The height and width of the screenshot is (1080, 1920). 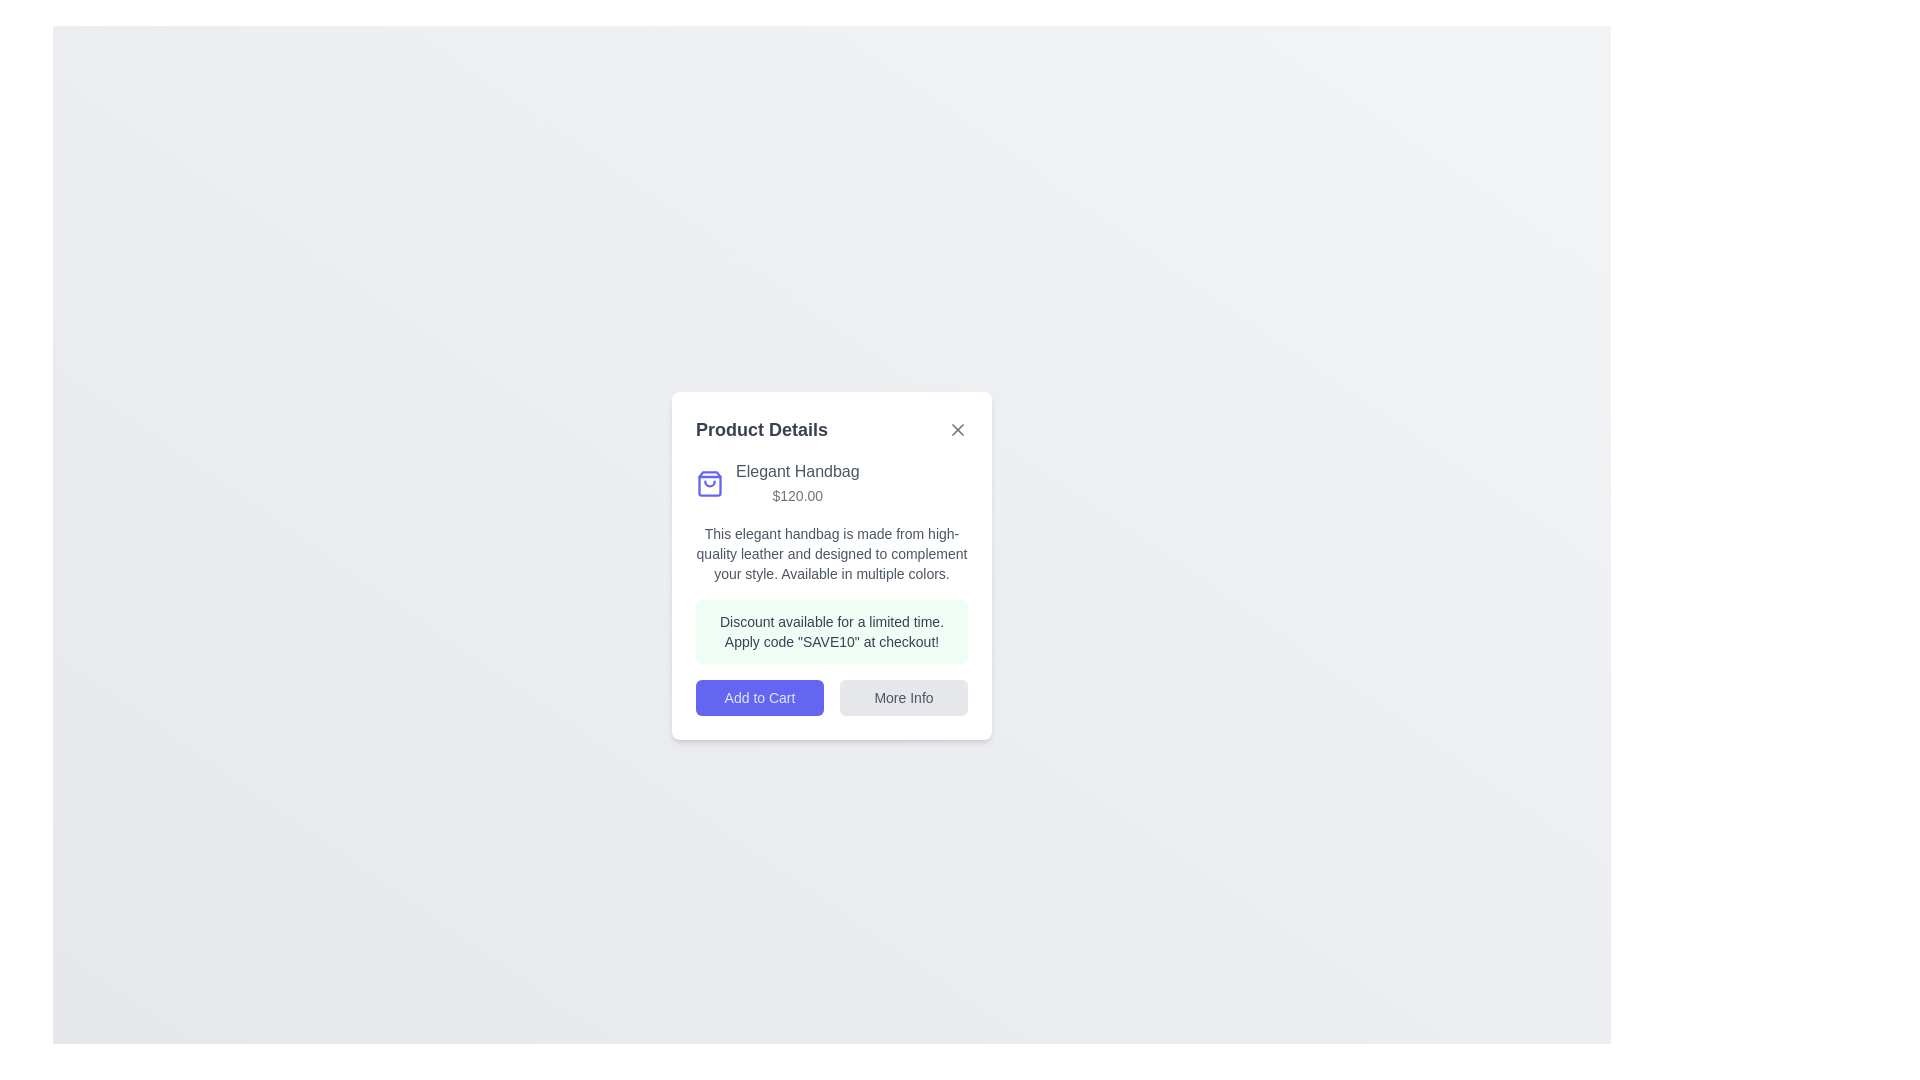 What do you see at coordinates (831, 483) in the screenshot?
I see `the 'Elegant Handbag' text within the product details popup to highlight it` at bounding box center [831, 483].